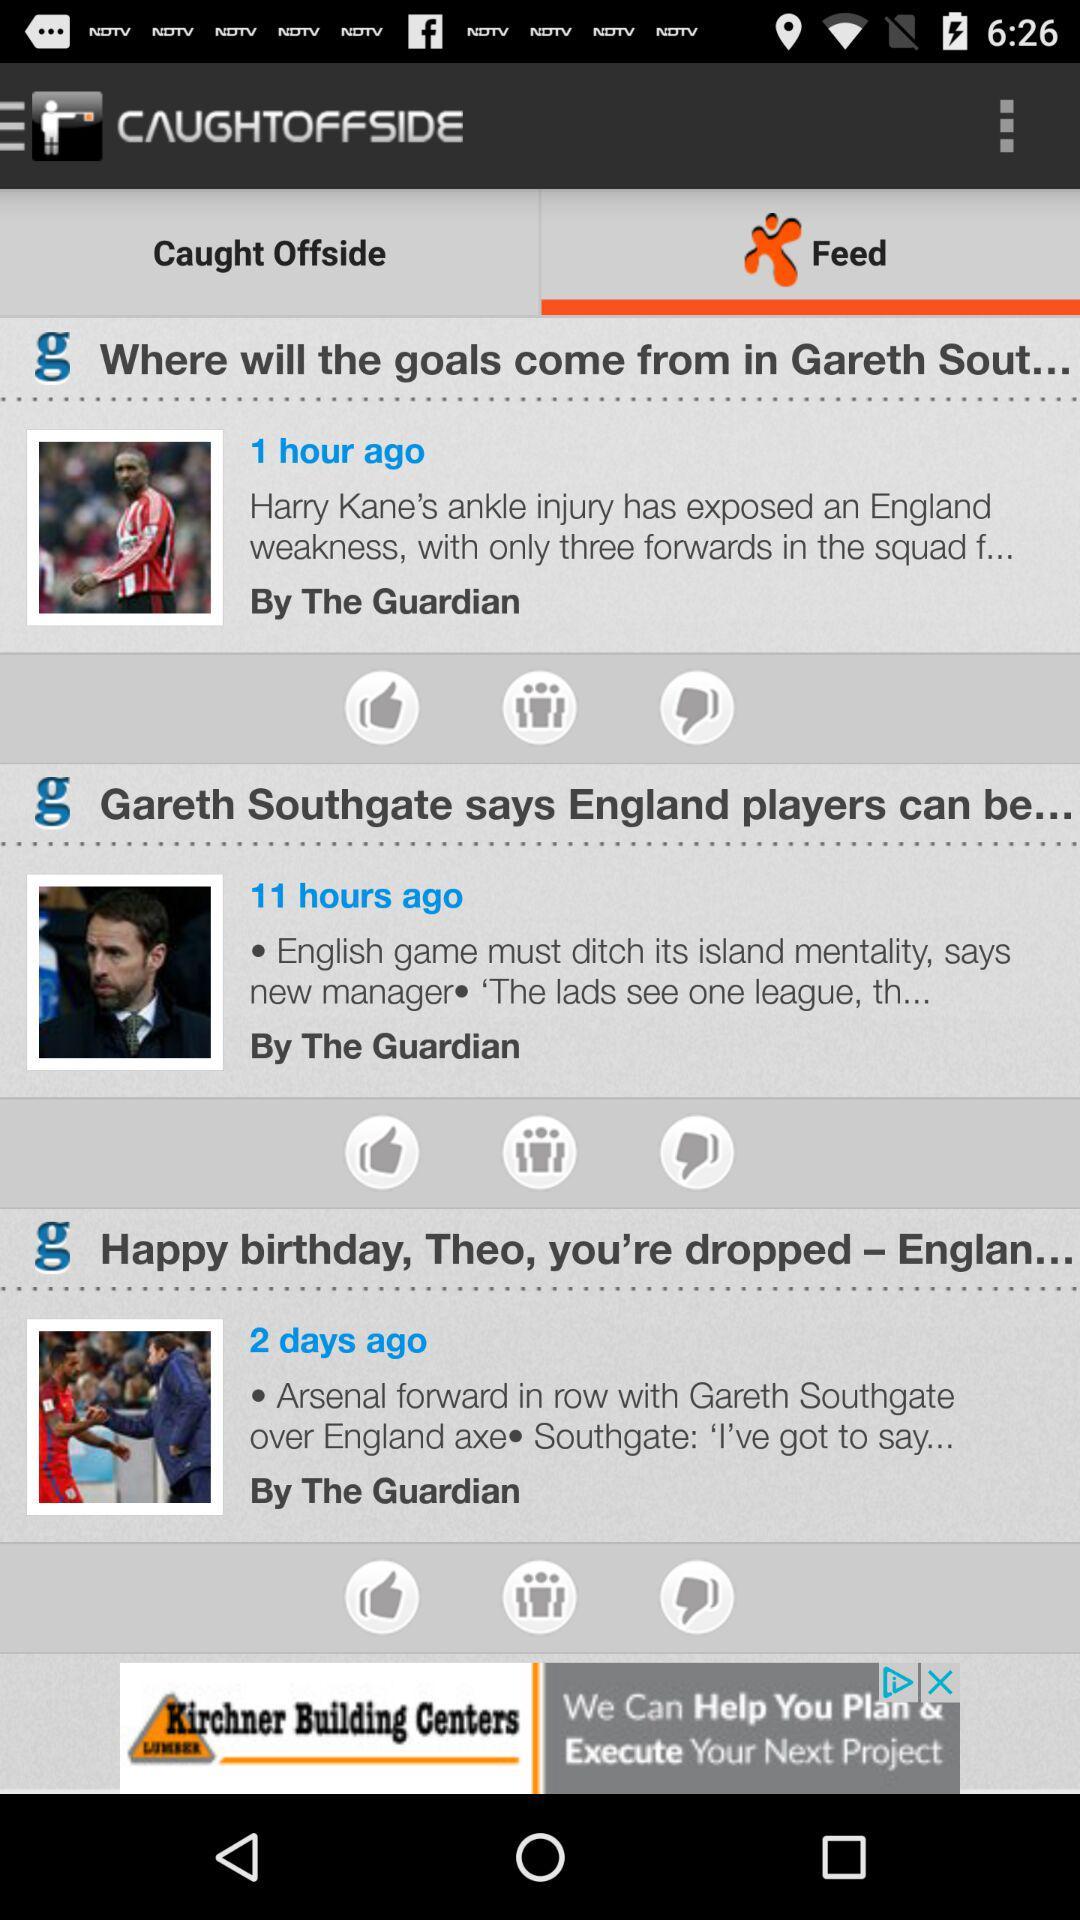 This screenshot has height=1920, width=1080. I want to click on the pop menu, so click(538, 1596).